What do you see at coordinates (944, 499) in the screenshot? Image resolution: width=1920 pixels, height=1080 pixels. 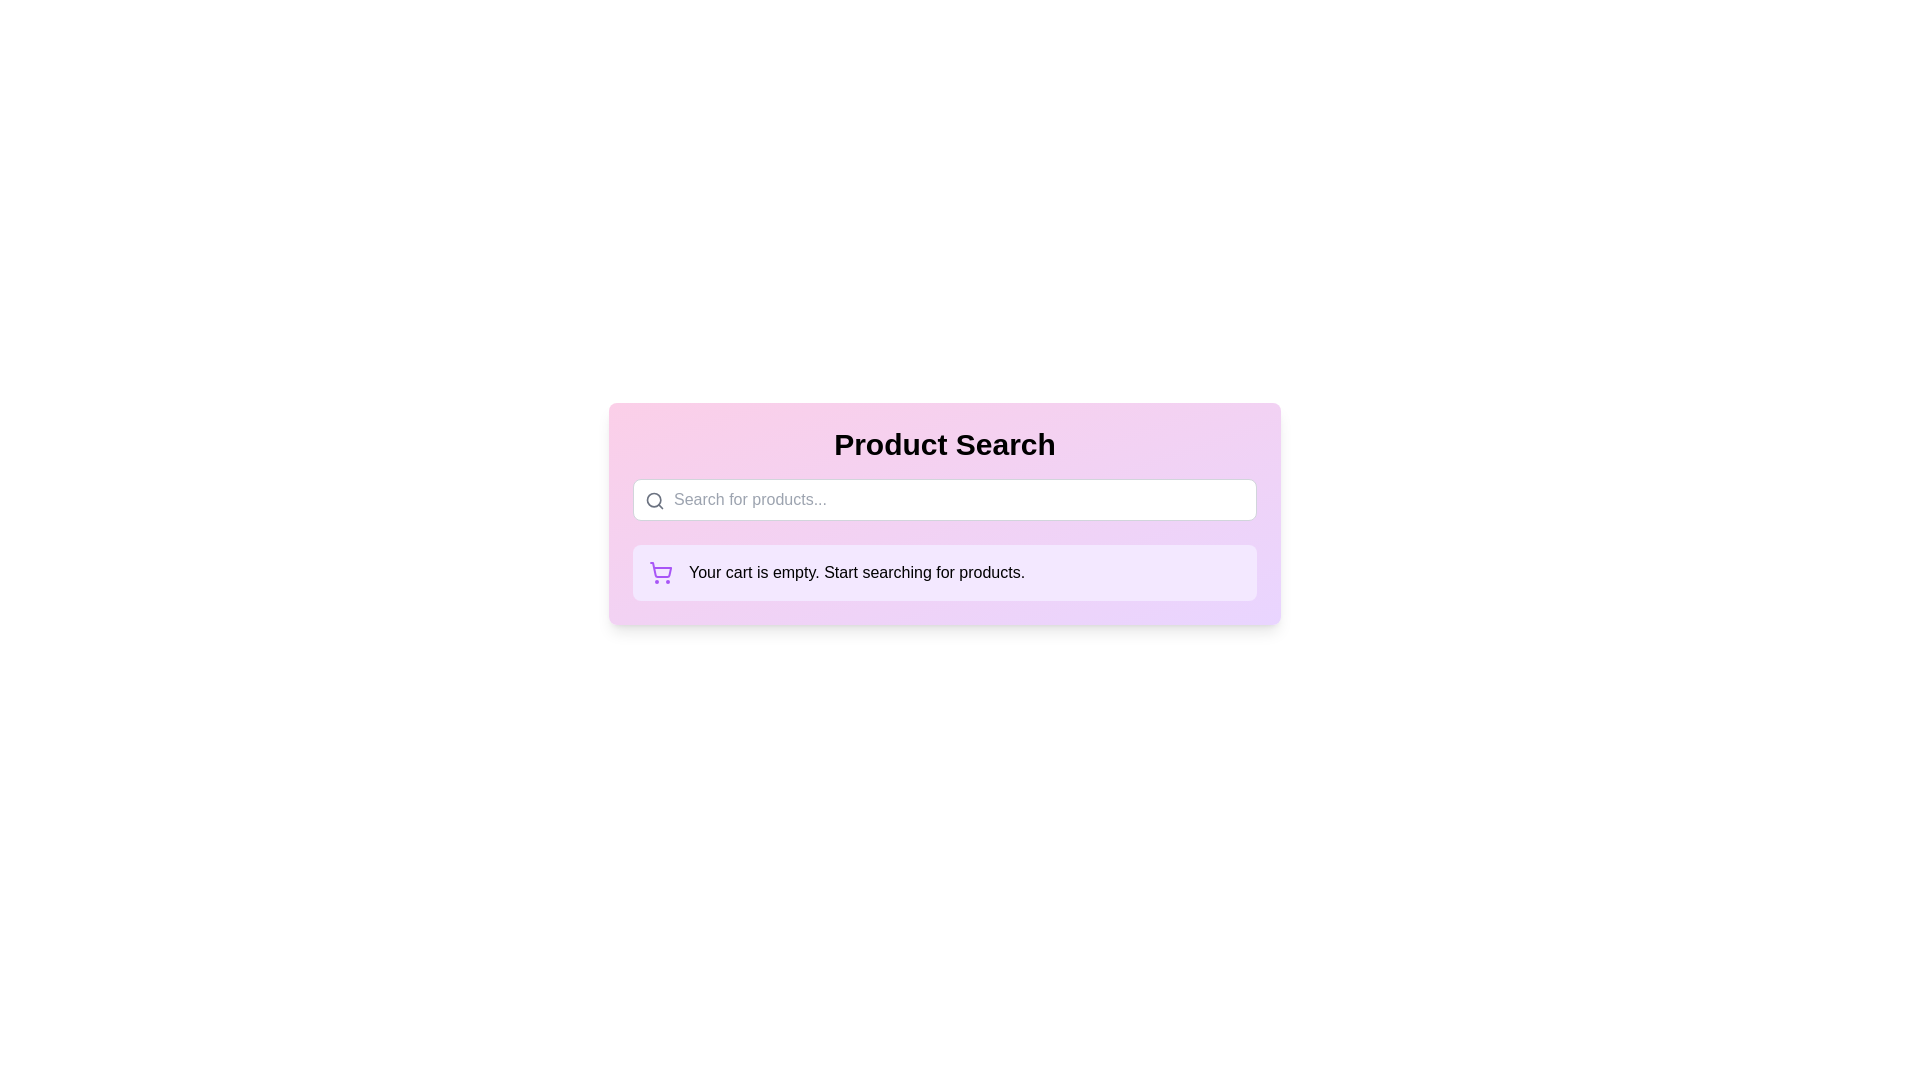 I see `the search input box with a light gray placeholder 'Search for products...' to focus on it` at bounding box center [944, 499].